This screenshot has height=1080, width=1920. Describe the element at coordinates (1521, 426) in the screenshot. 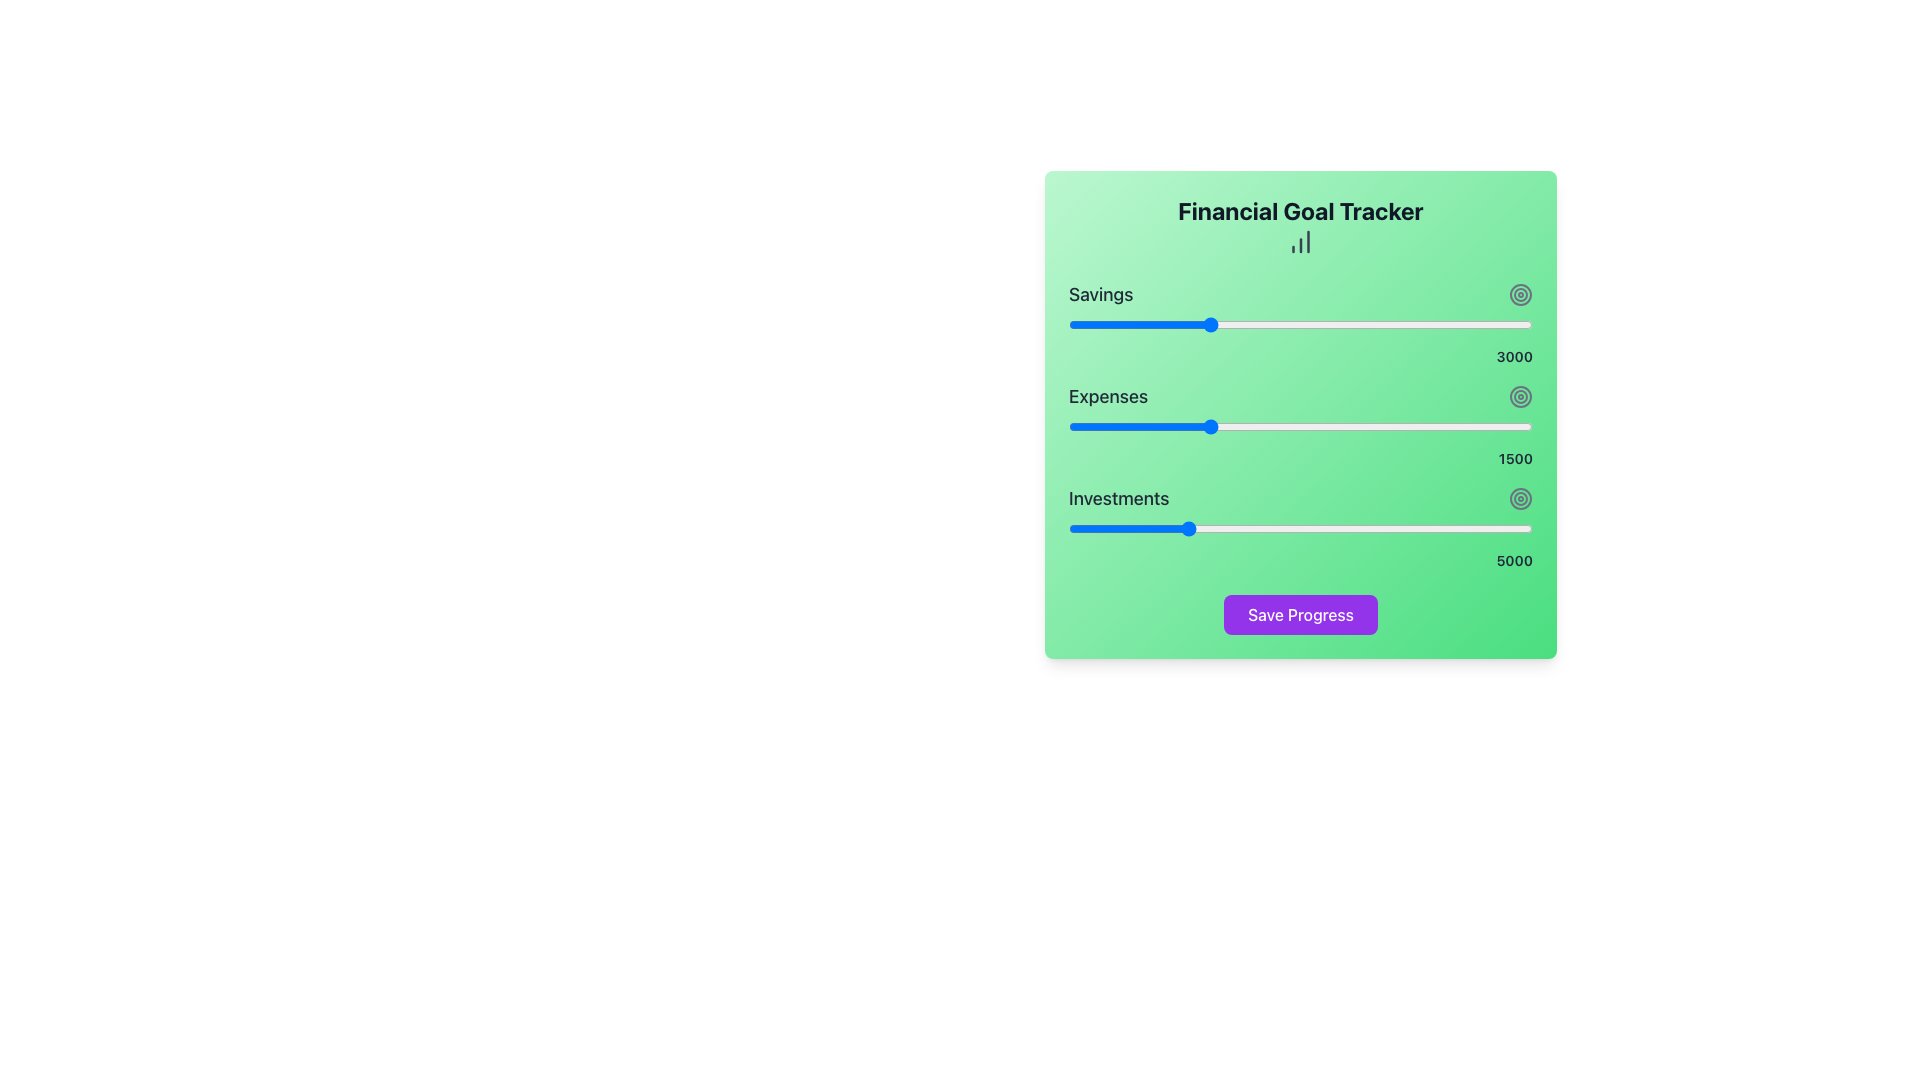

I see `the expense value` at that location.